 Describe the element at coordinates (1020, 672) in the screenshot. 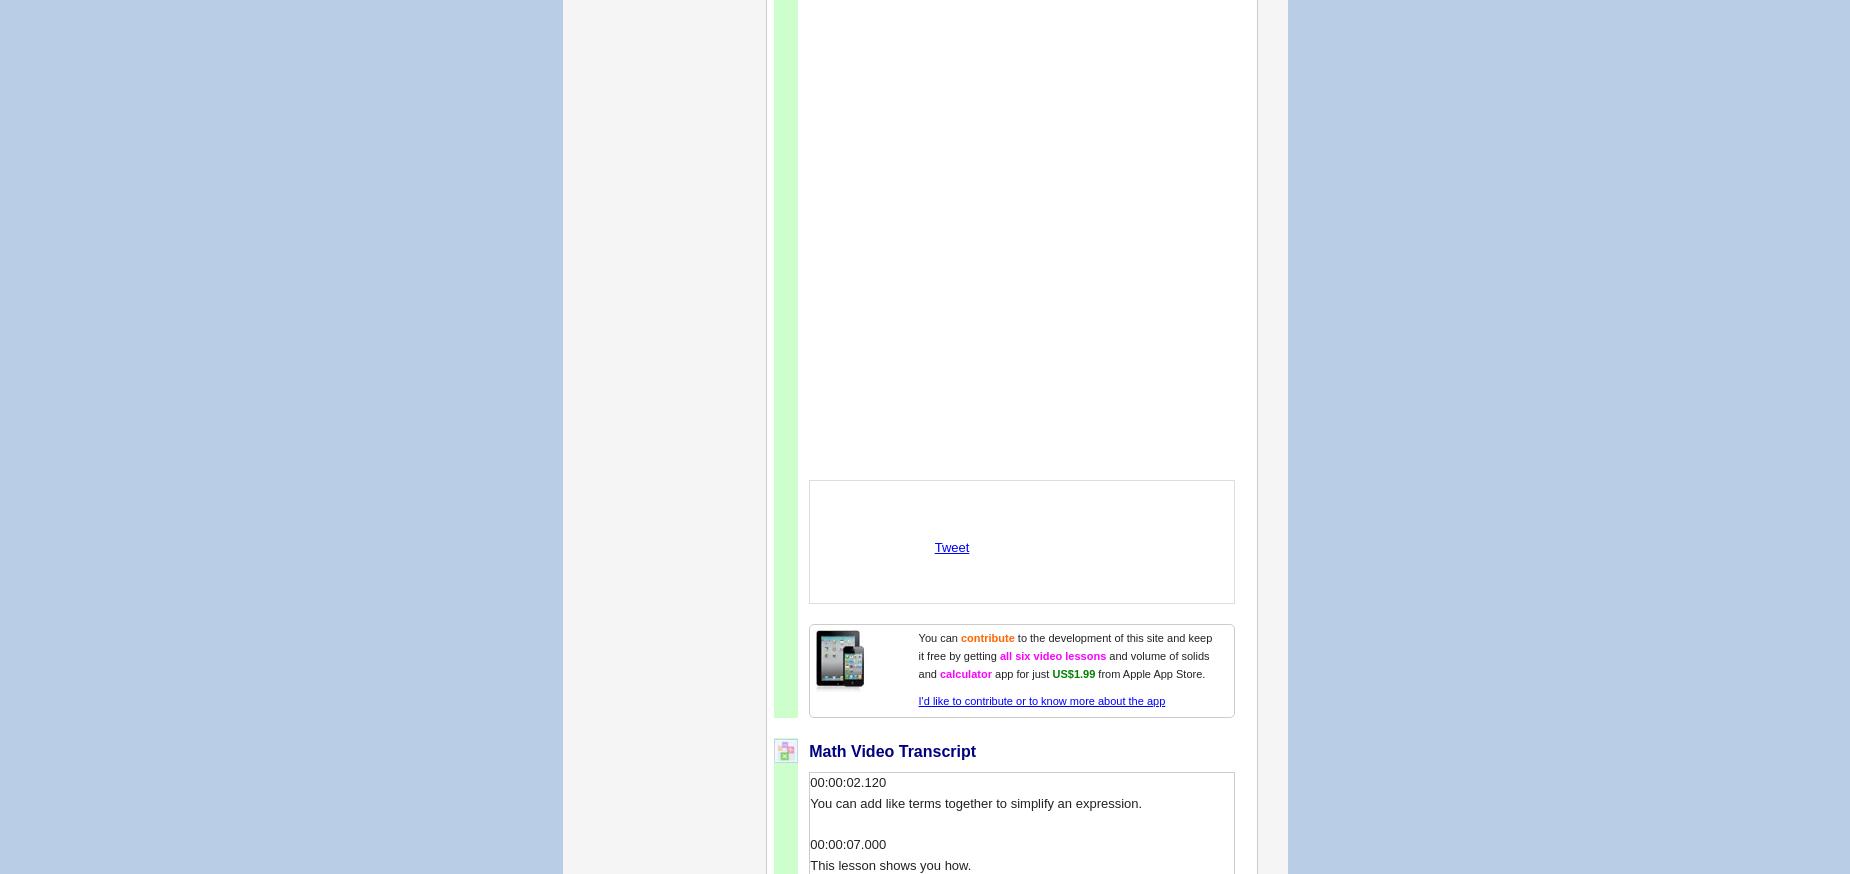

I see `'app for just'` at that location.